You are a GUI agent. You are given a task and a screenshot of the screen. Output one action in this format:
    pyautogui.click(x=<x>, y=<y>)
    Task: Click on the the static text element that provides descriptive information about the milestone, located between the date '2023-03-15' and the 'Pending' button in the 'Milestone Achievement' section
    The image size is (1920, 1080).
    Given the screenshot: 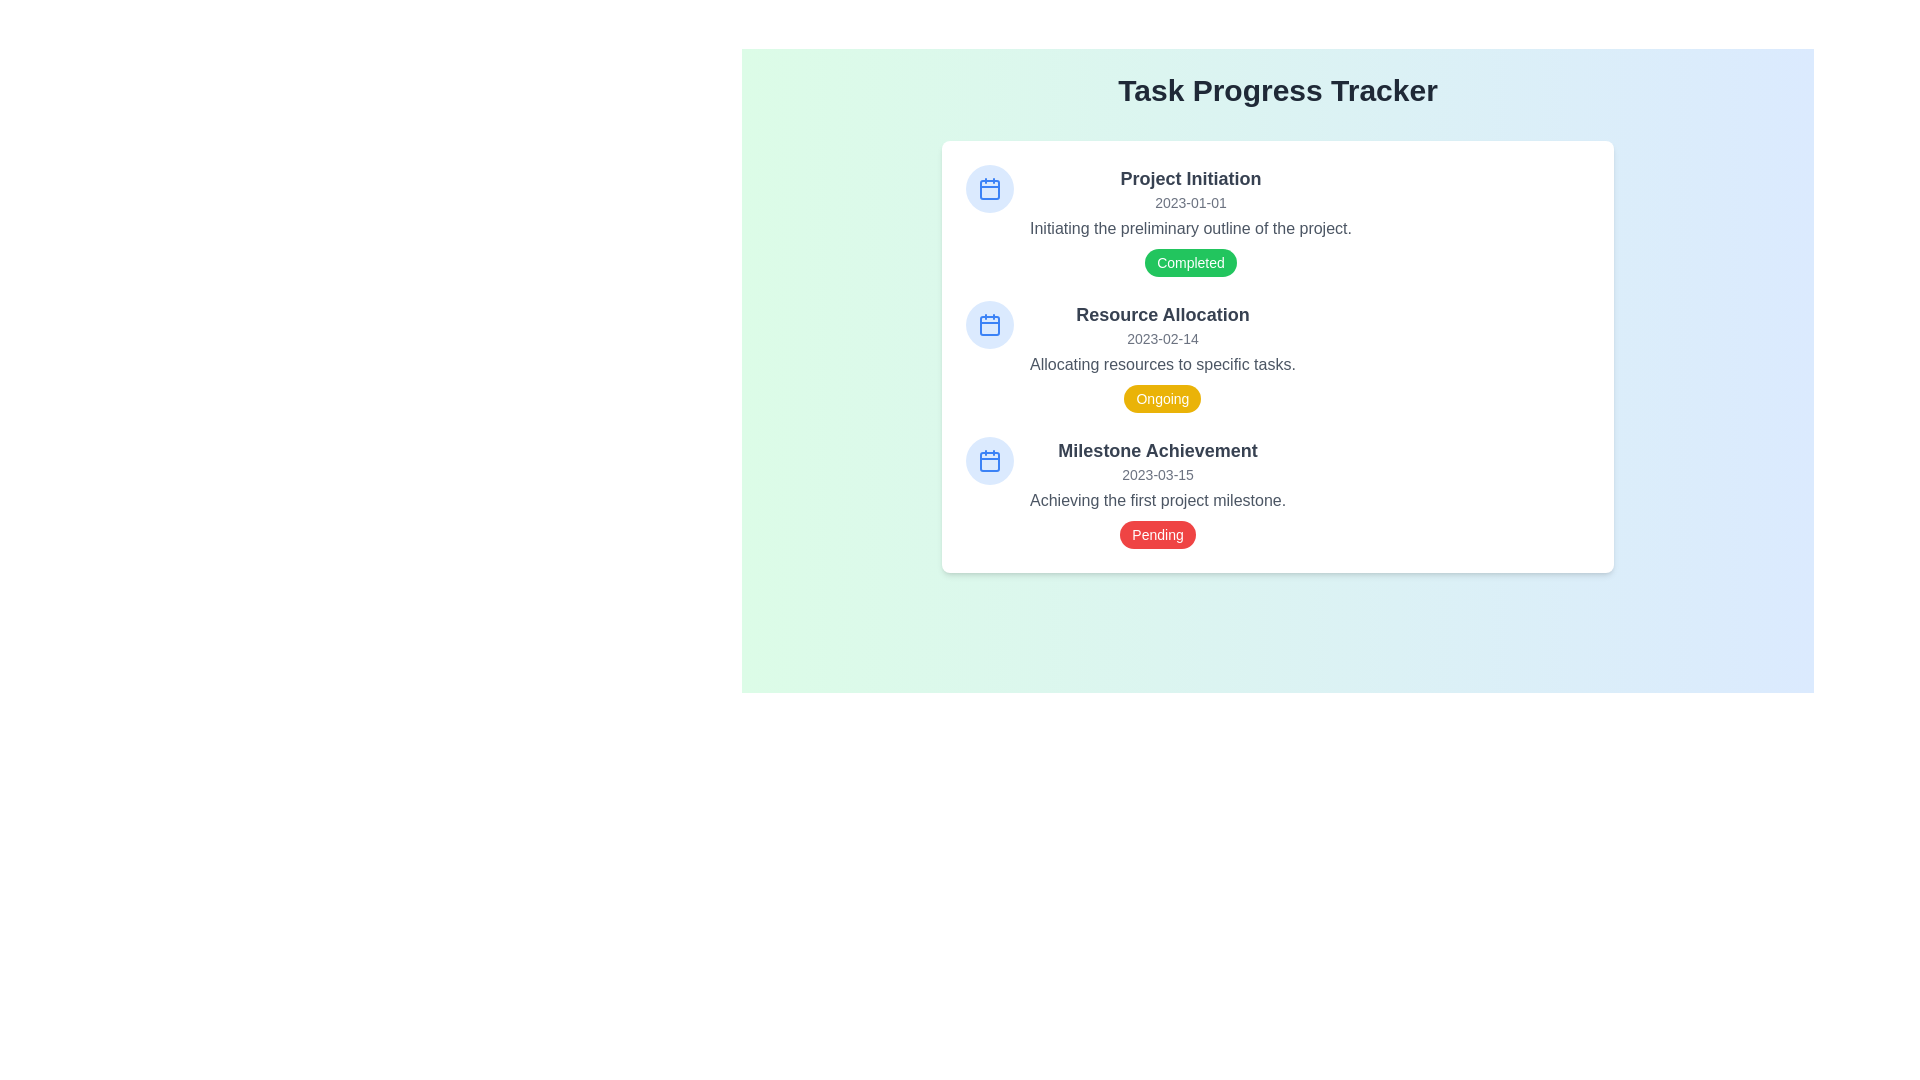 What is the action you would take?
    pyautogui.click(x=1158, y=500)
    